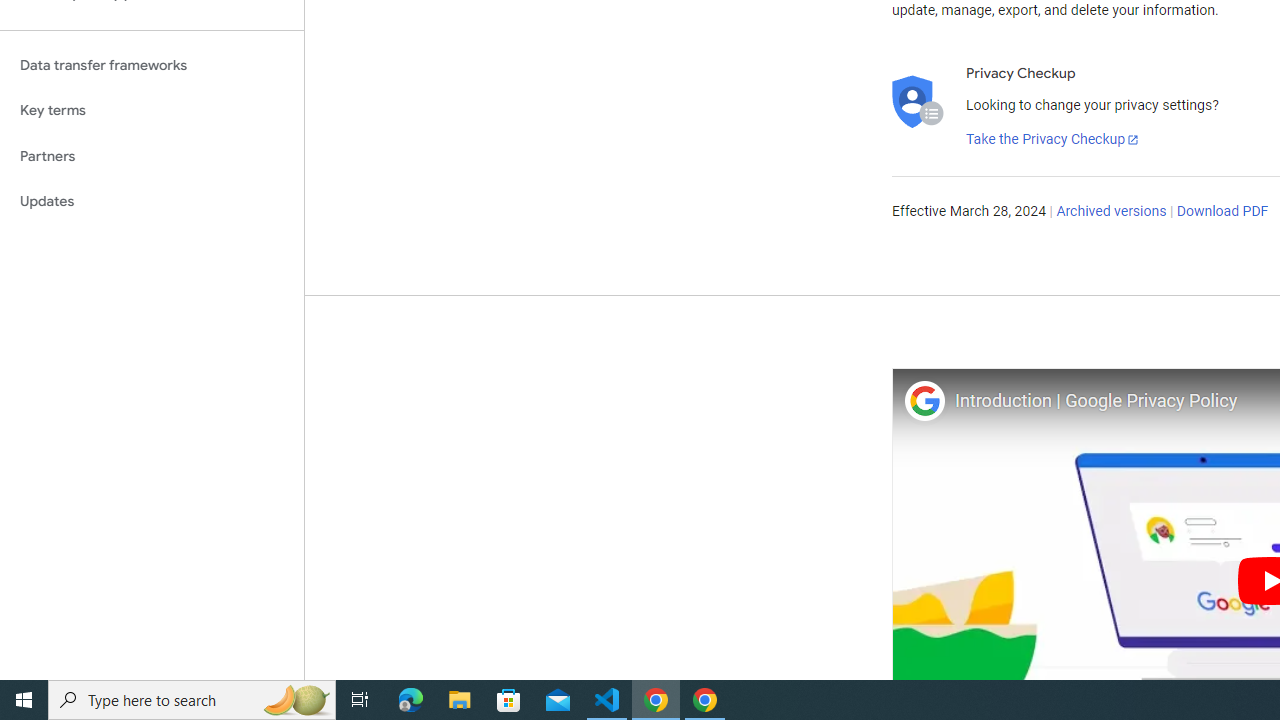 Image resolution: width=1280 pixels, height=720 pixels. I want to click on 'Key terms', so click(151, 110).